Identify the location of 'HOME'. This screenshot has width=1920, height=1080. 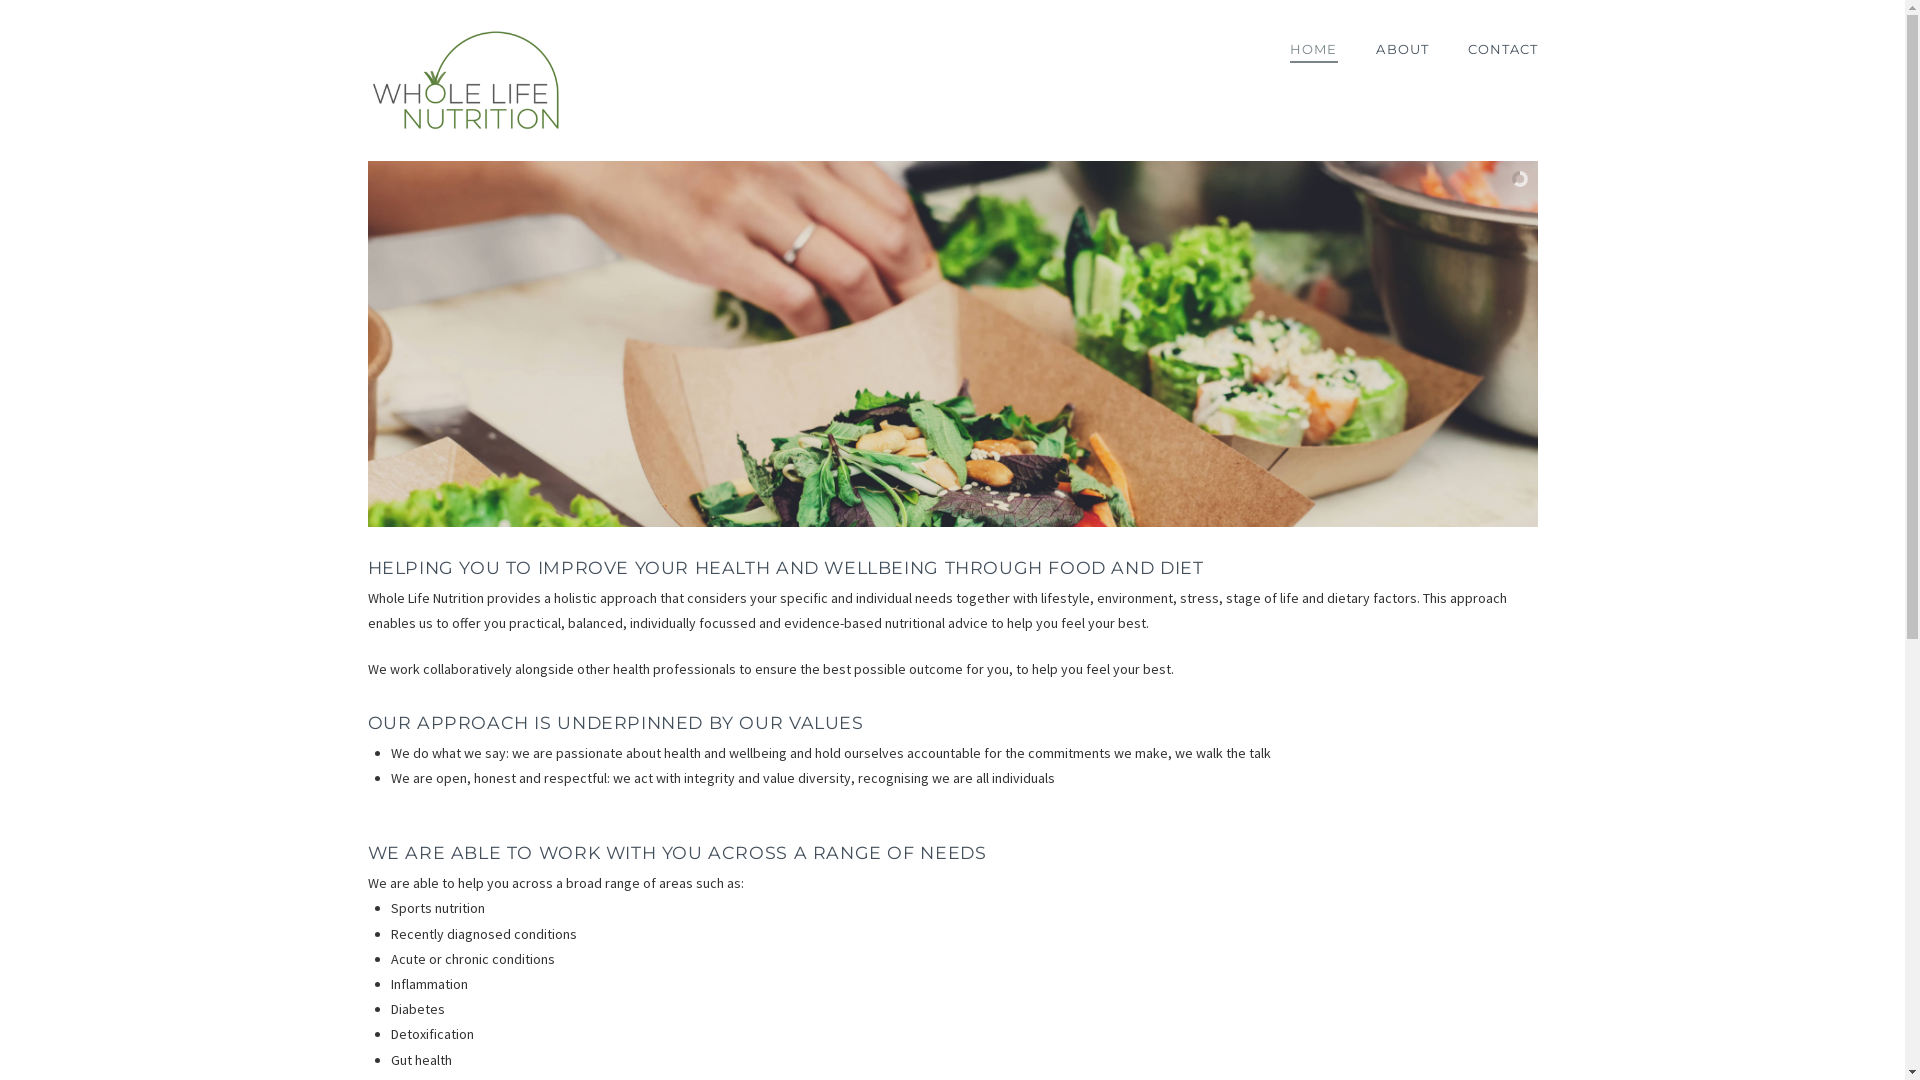
(1269, 49).